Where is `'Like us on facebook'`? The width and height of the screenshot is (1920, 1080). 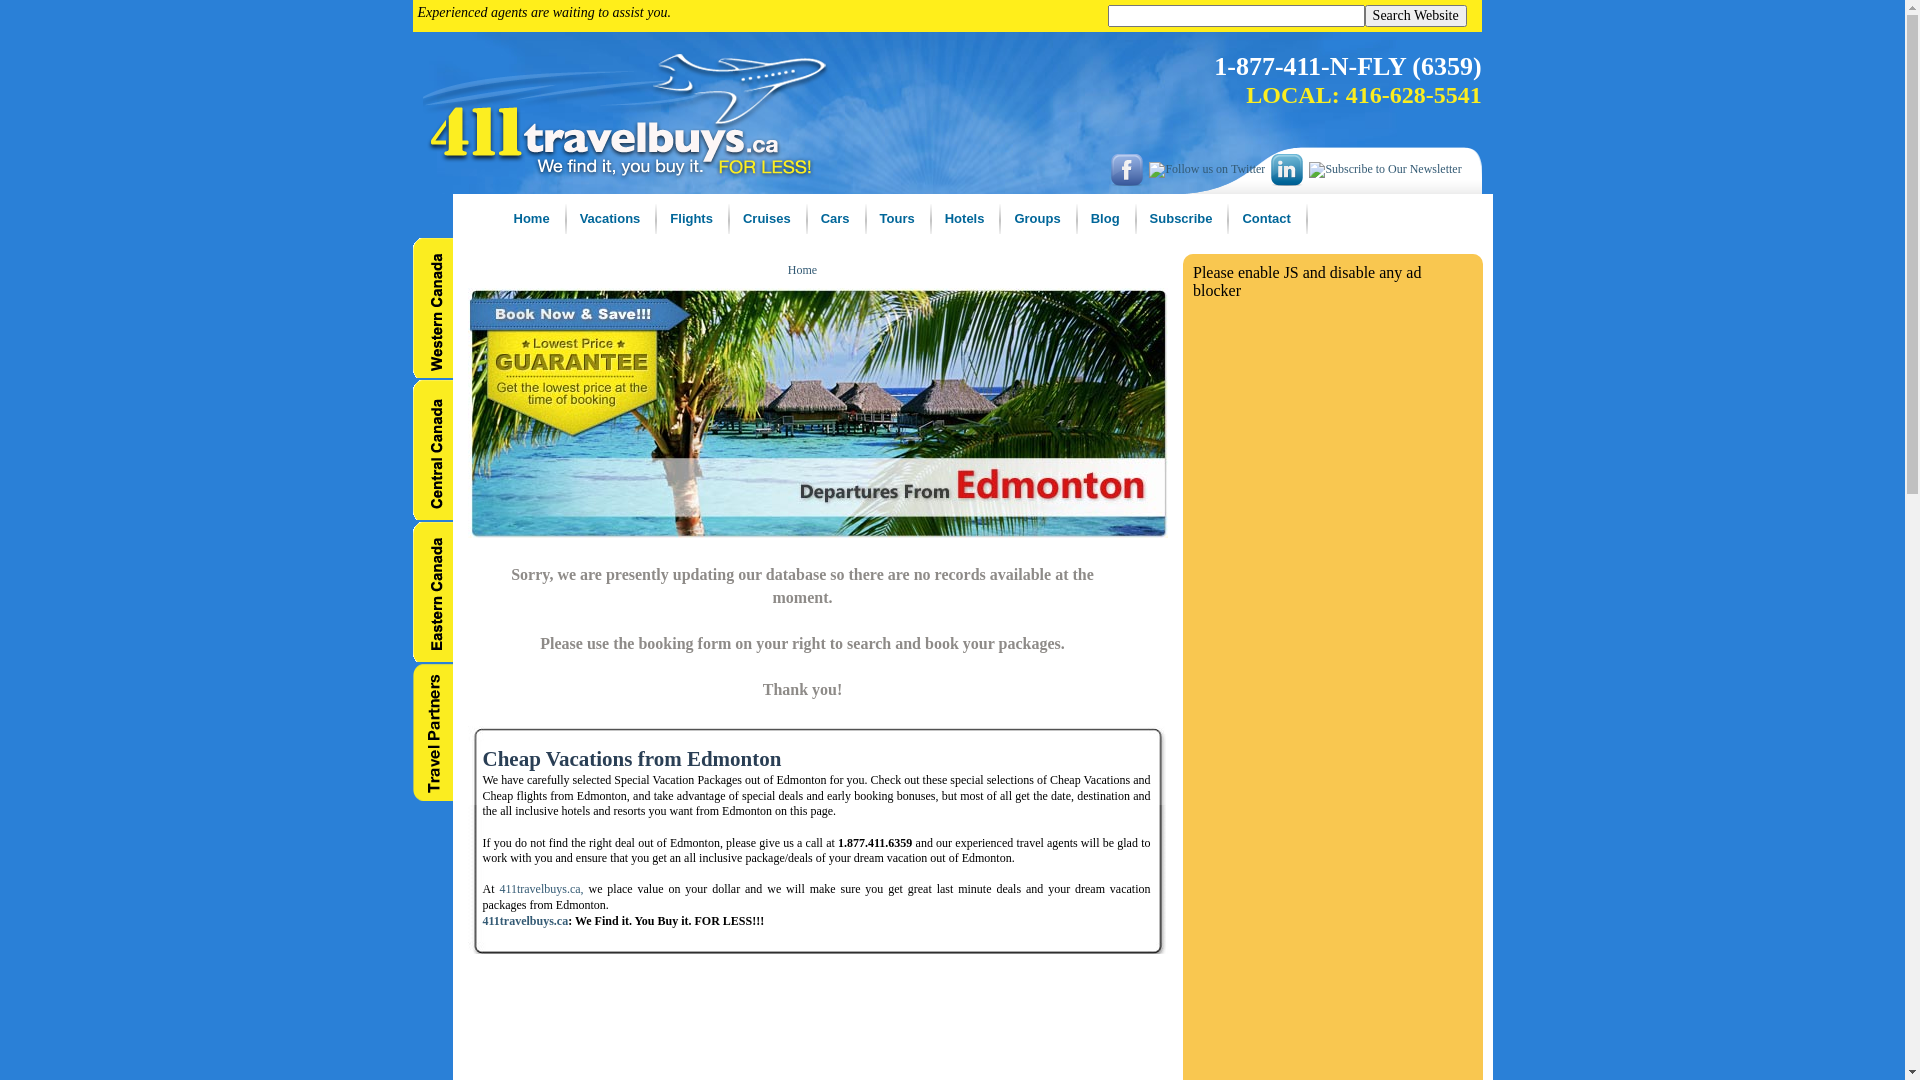 'Like us on facebook' is located at coordinates (1129, 168).